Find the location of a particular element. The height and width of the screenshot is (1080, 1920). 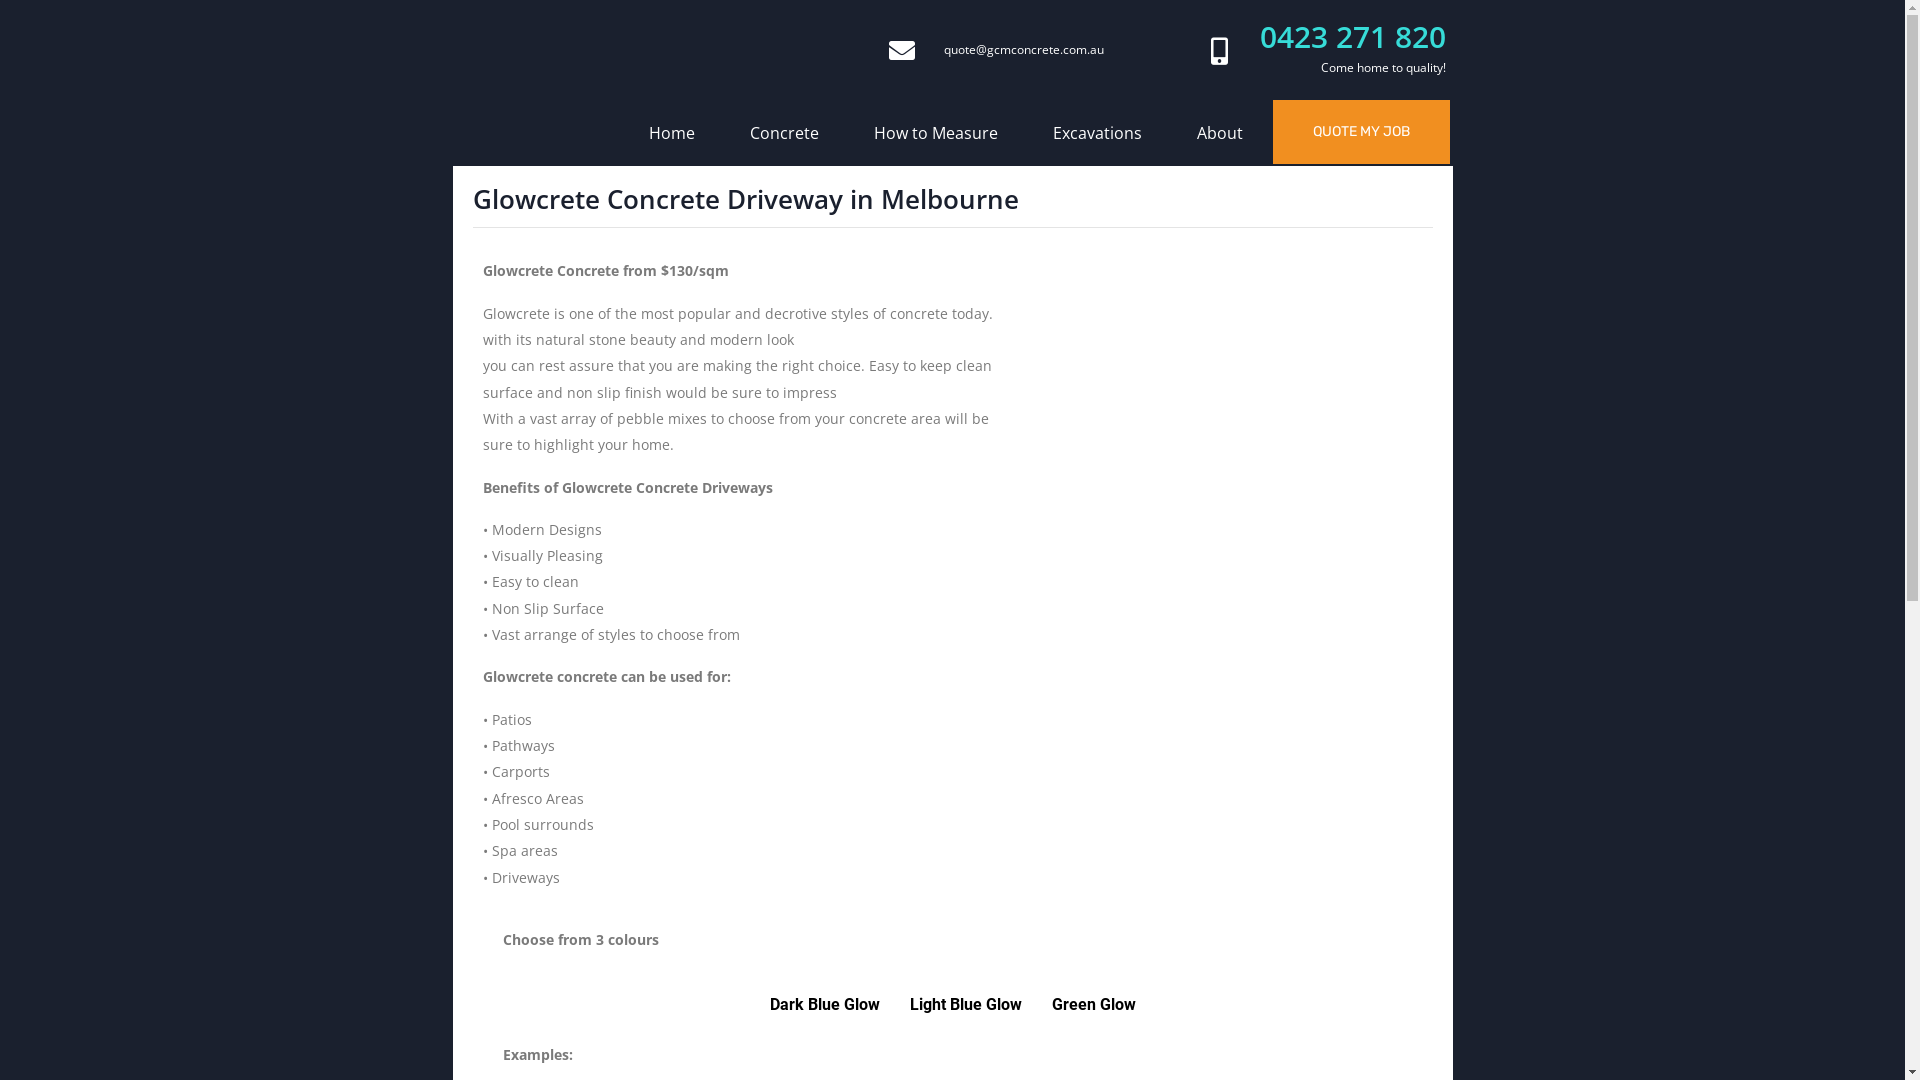

'Excavations' is located at coordinates (1096, 132).